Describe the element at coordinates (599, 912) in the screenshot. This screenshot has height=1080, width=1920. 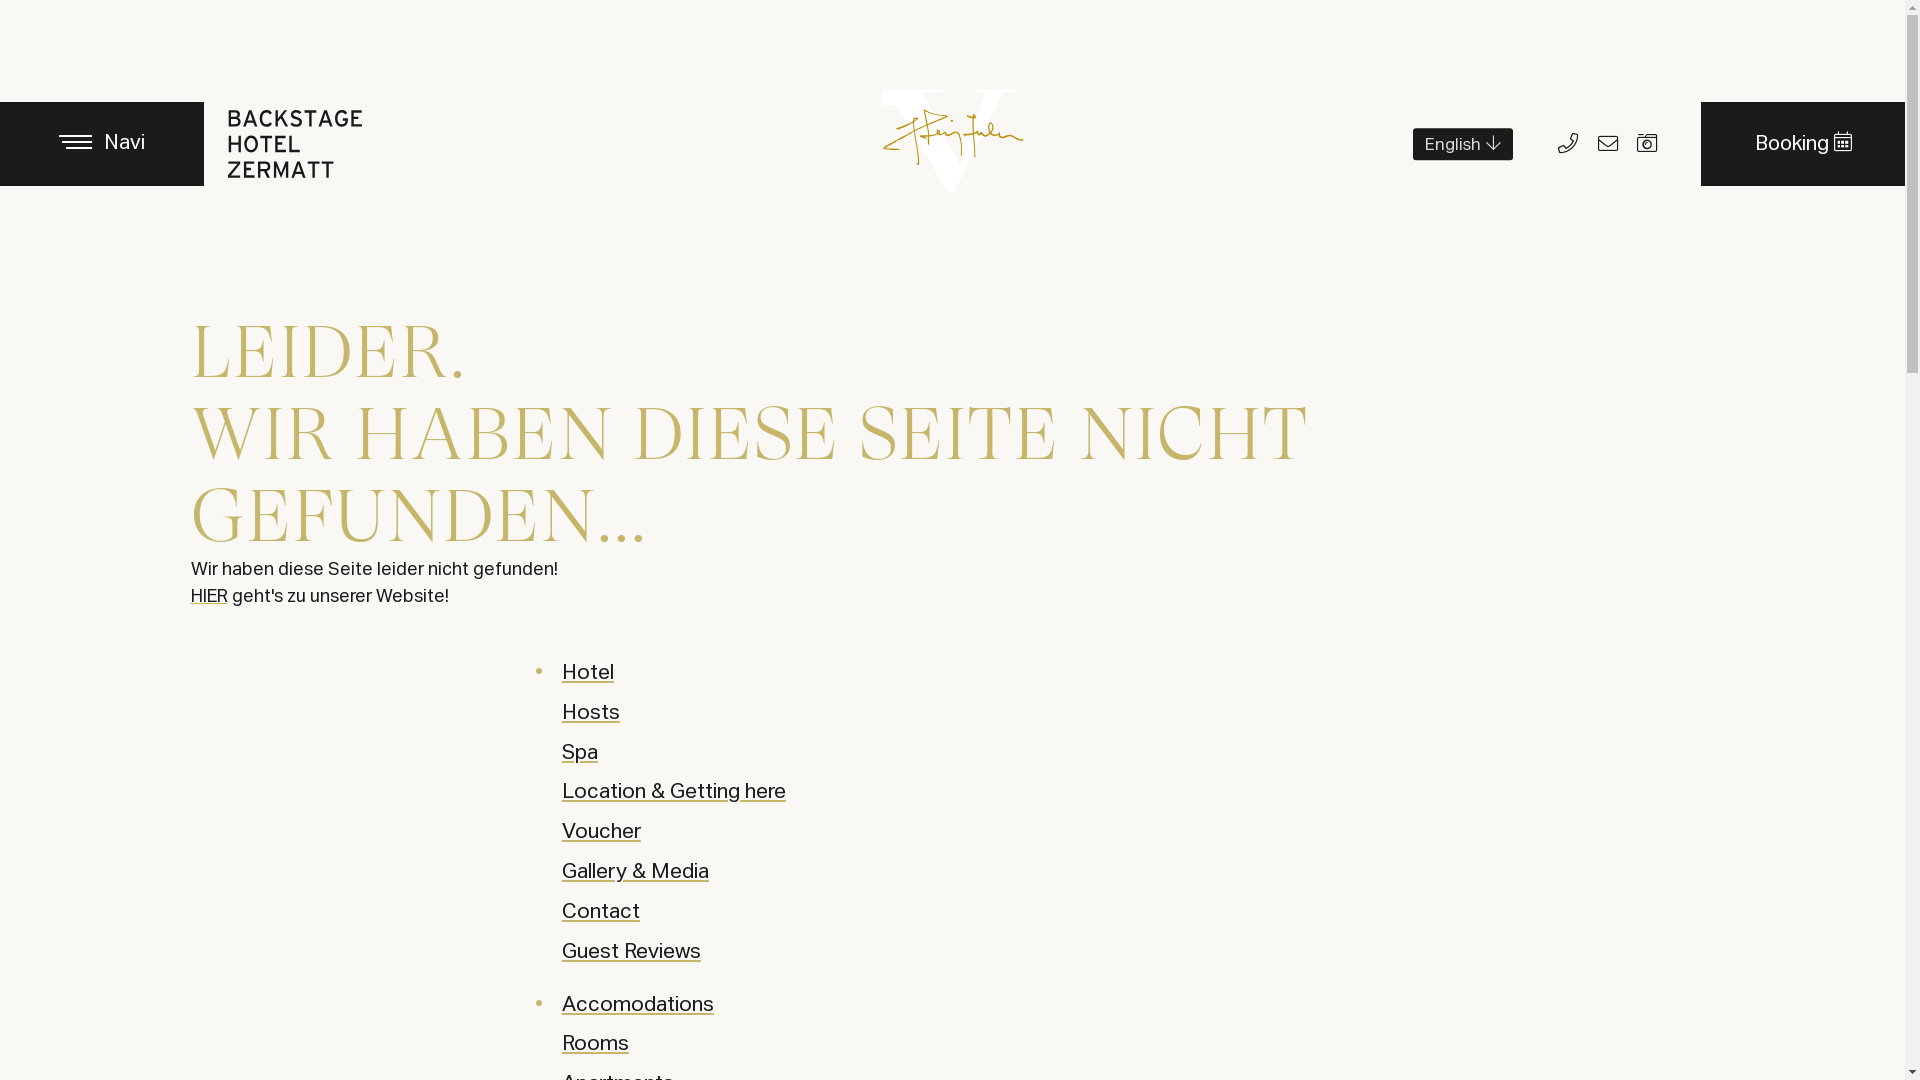
I see `'Contact'` at that location.